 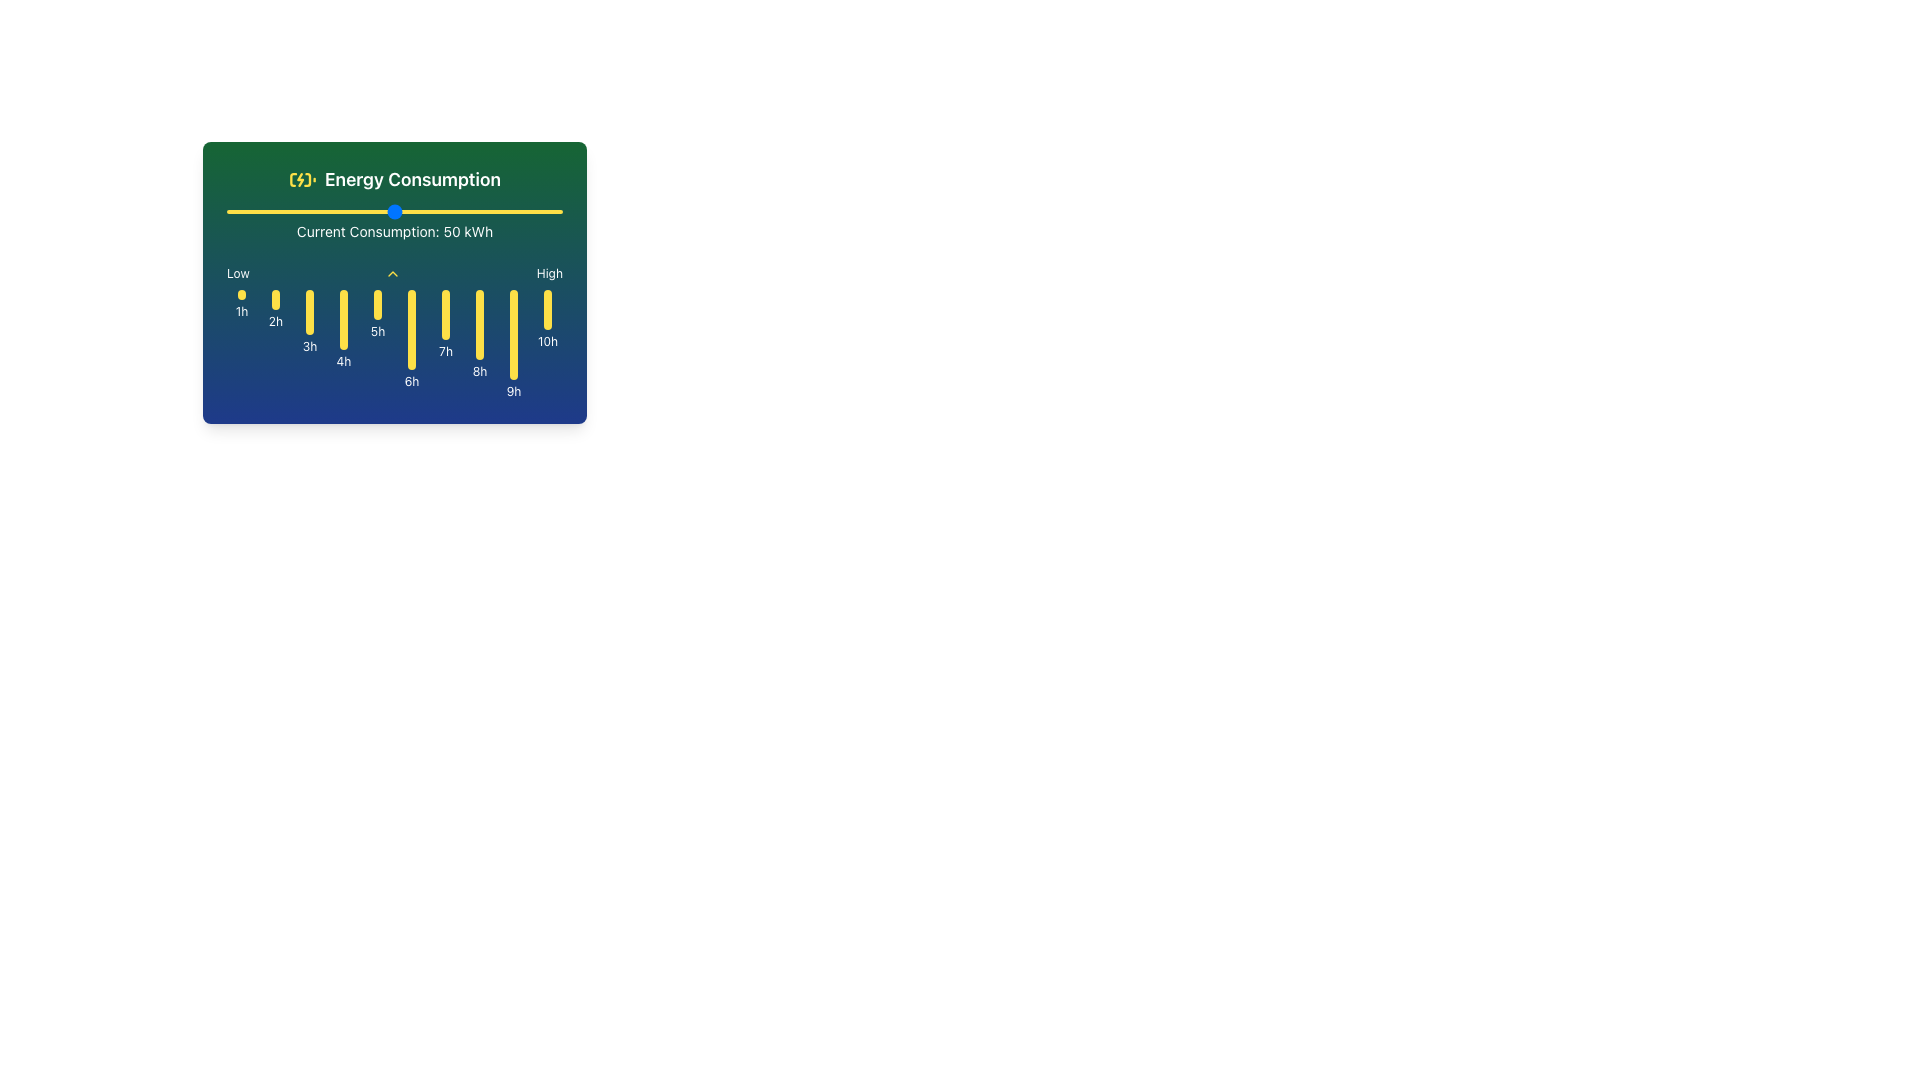 What do you see at coordinates (283, 212) in the screenshot?
I see `current consumption` at bounding box center [283, 212].